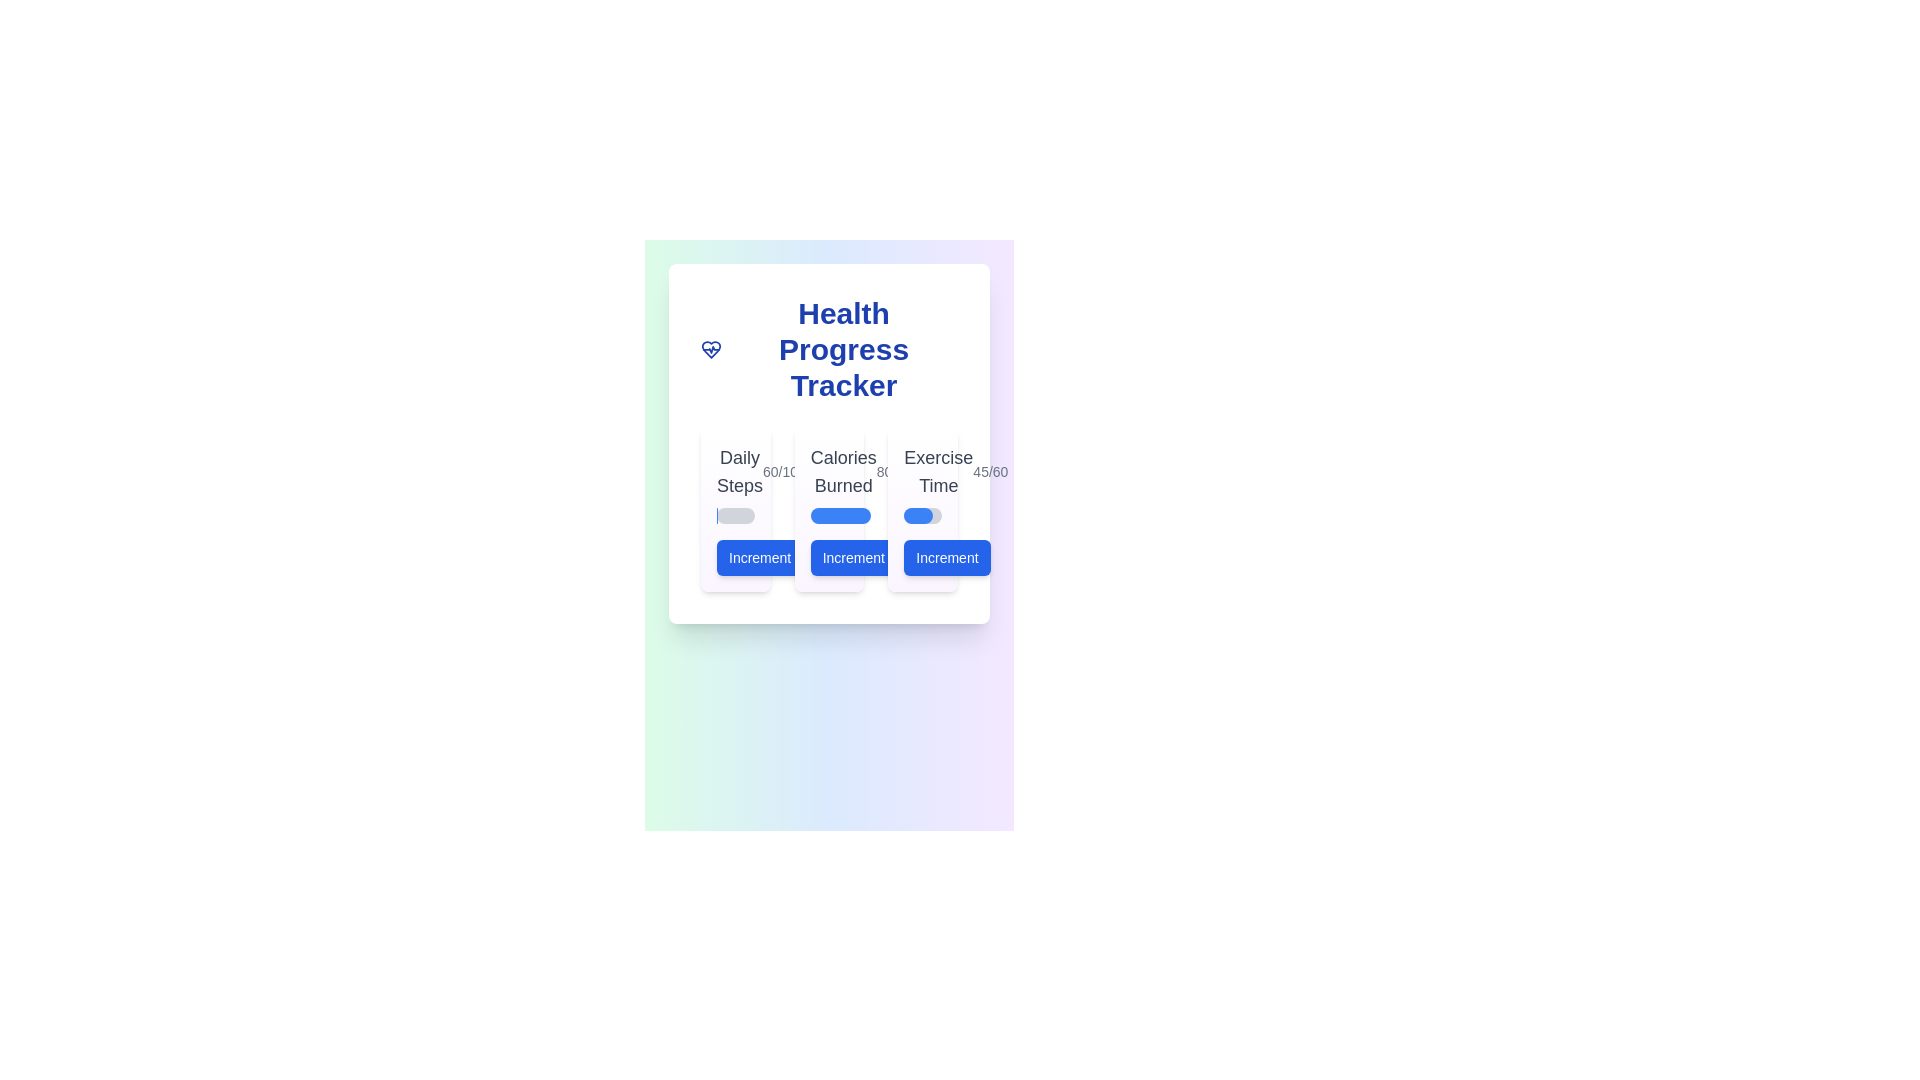  What do you see at coordinates (829, 349) in the screenshot?
I see `the 'Health Progress Tracker' header which displays bold, large, blue text and is accompanied by a heart-shaped icon, centrally aligned above the progress indicators` at bounding box center [829, 349].